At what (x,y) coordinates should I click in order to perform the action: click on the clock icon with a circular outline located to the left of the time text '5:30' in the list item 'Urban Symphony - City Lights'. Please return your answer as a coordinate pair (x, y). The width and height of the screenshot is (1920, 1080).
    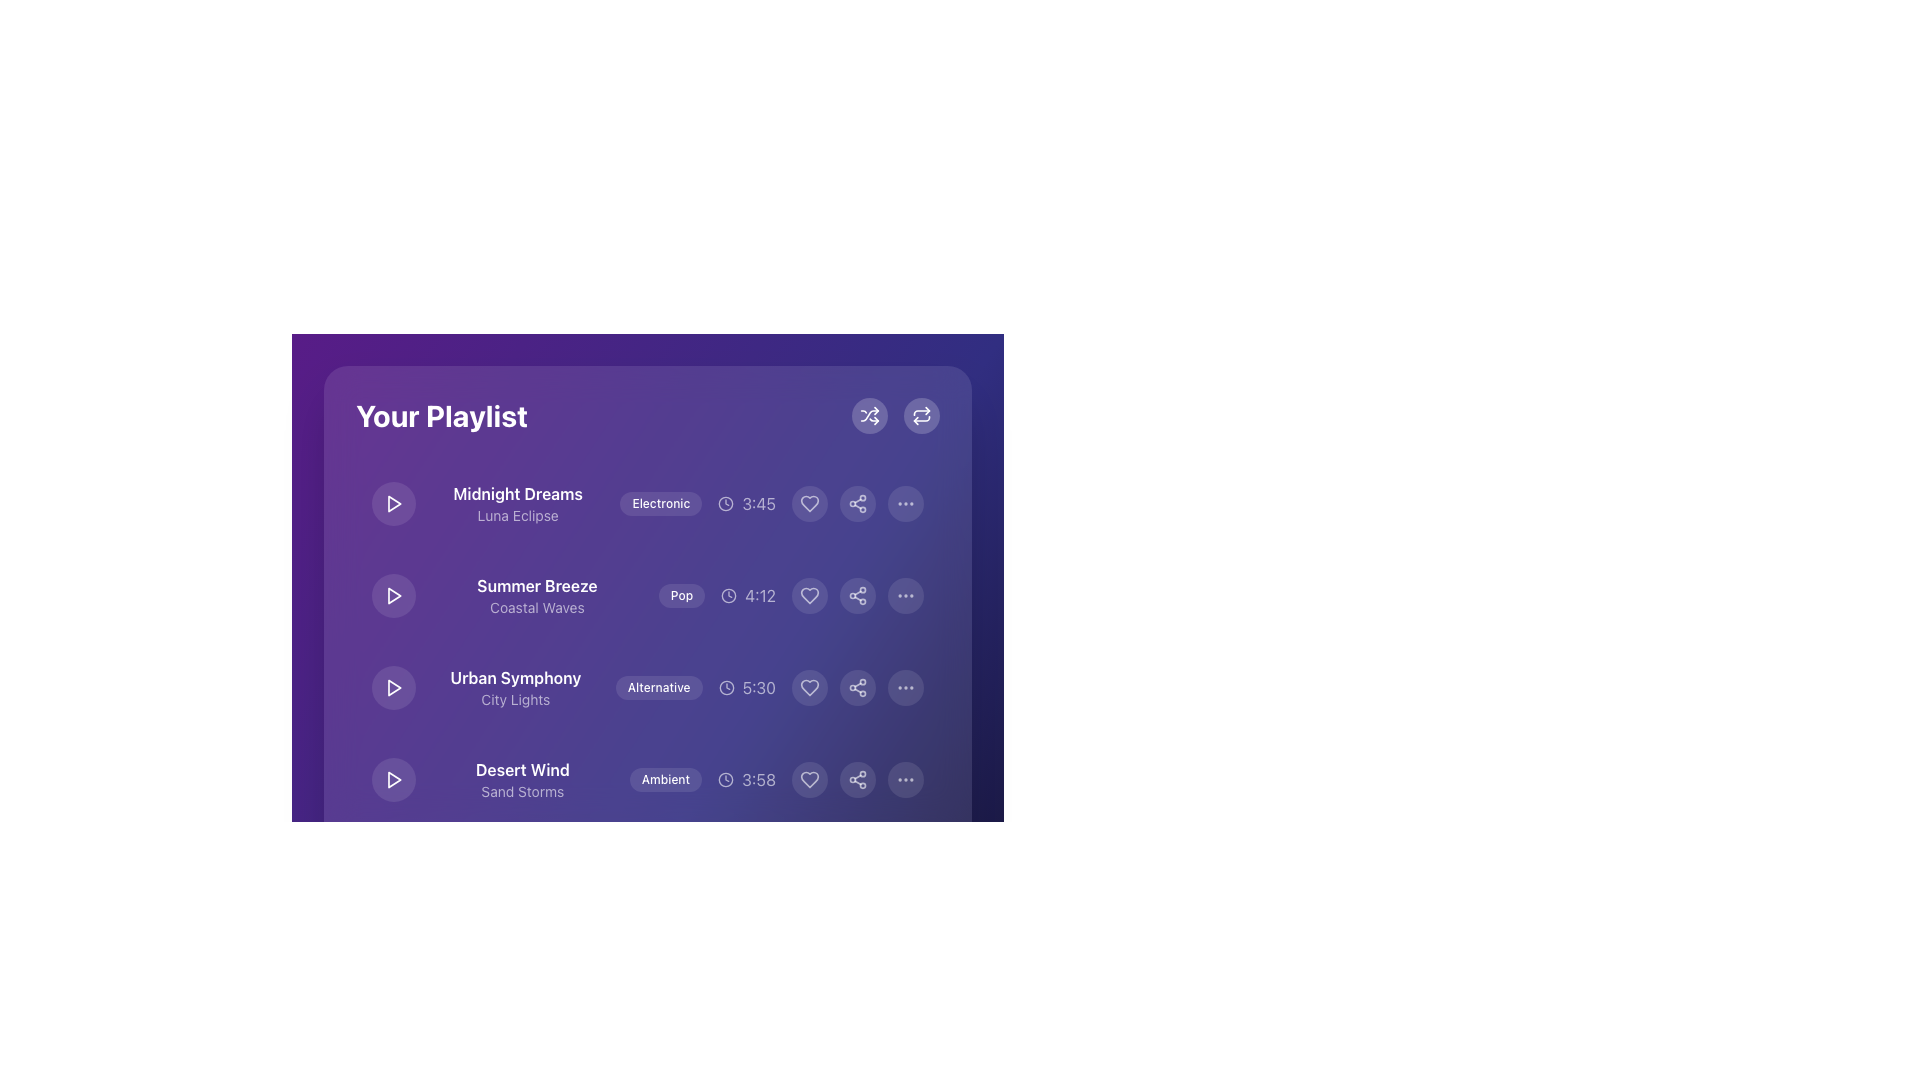
    Looking at the image, I should click on (725, 686).